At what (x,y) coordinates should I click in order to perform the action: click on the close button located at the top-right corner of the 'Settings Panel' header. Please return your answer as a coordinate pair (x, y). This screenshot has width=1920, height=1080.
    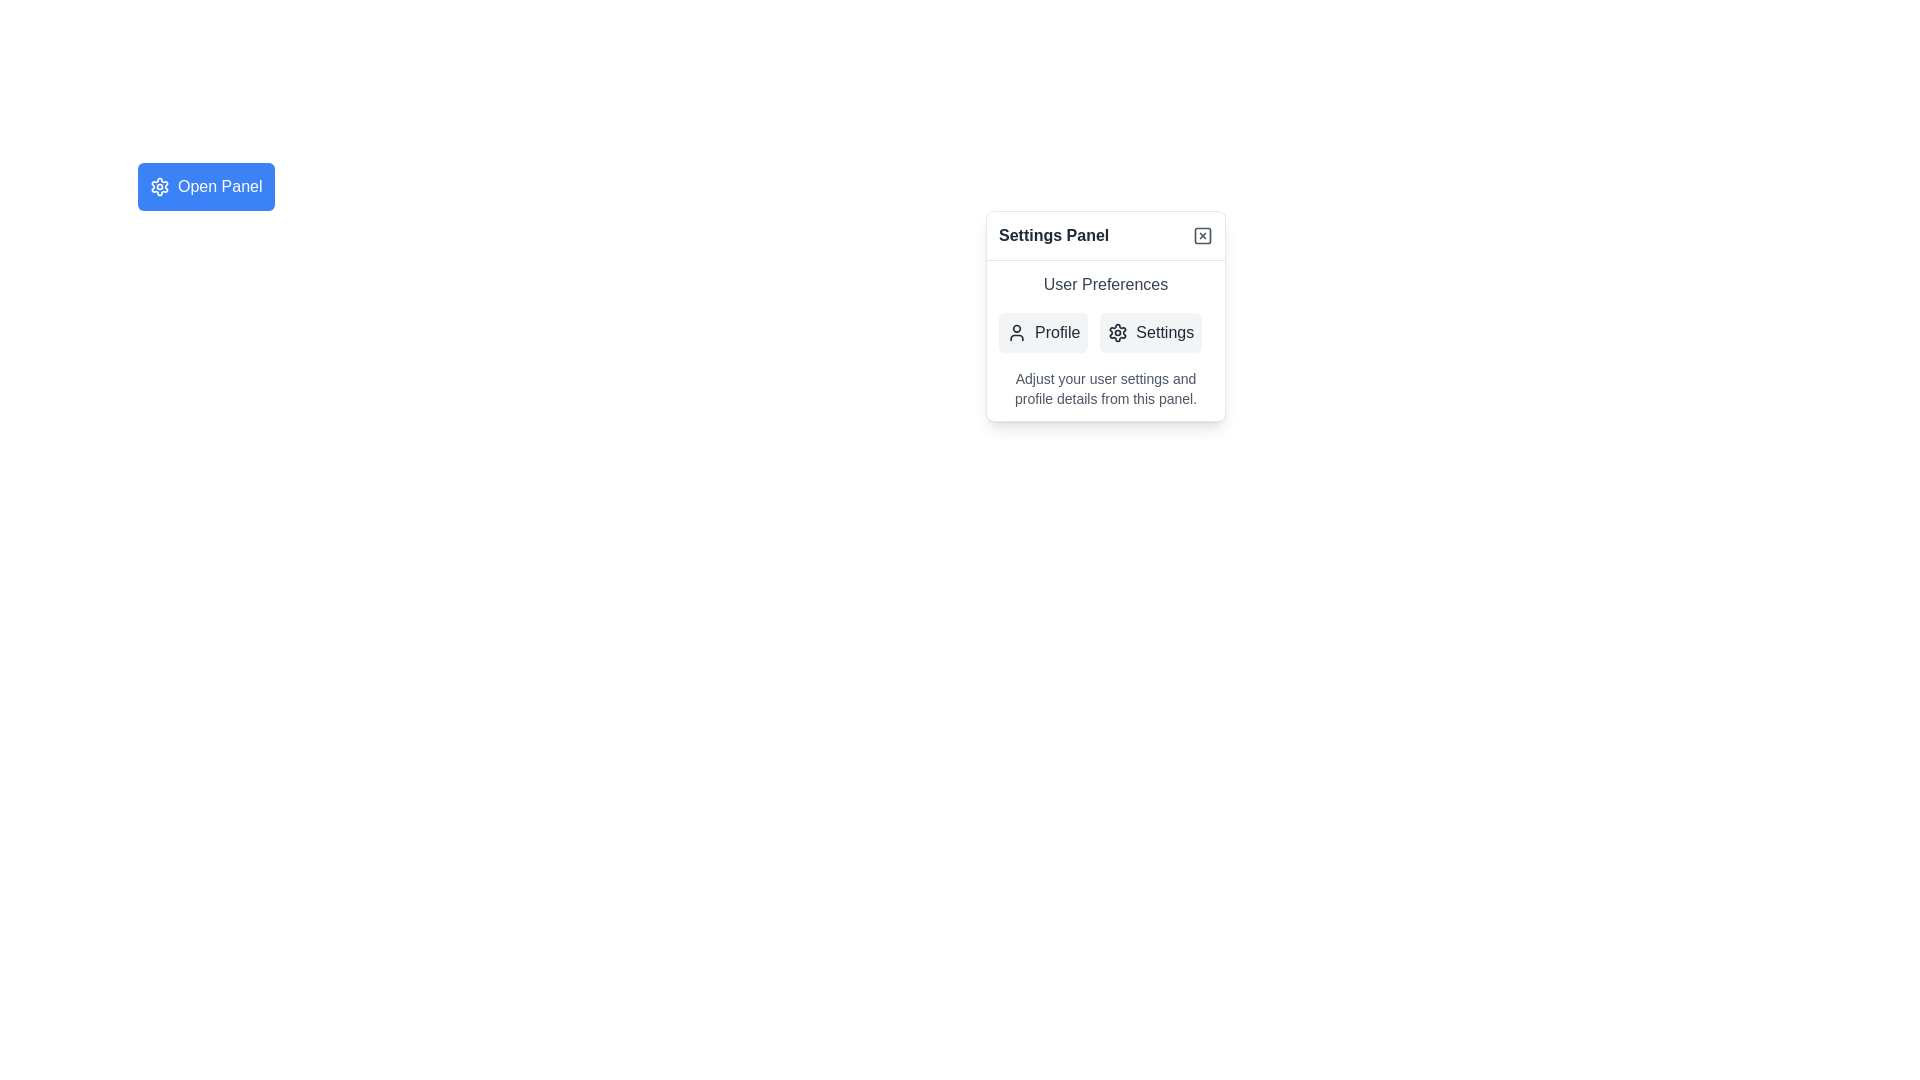
    Looking at the image, I should click on (1202, 234).